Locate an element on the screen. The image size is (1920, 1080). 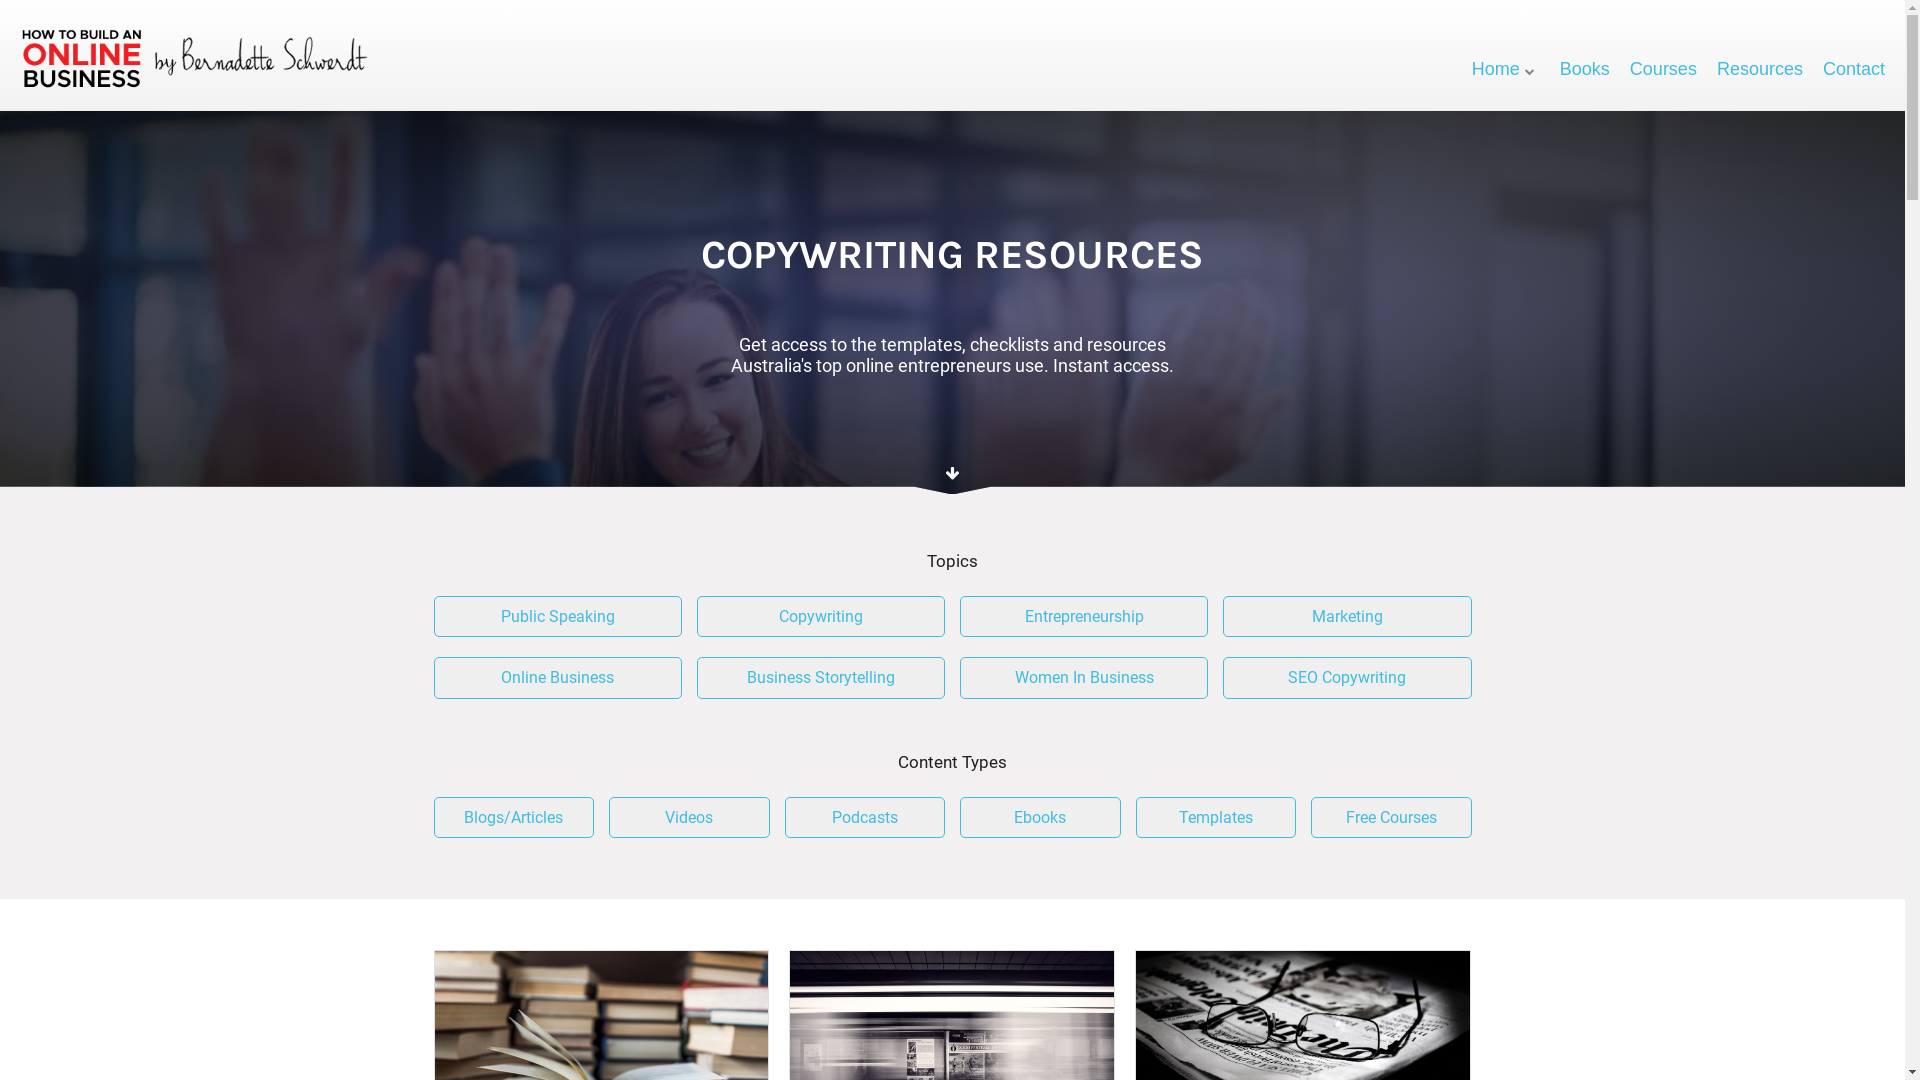
'Ebooks' is located at coordinates (1040, 817).